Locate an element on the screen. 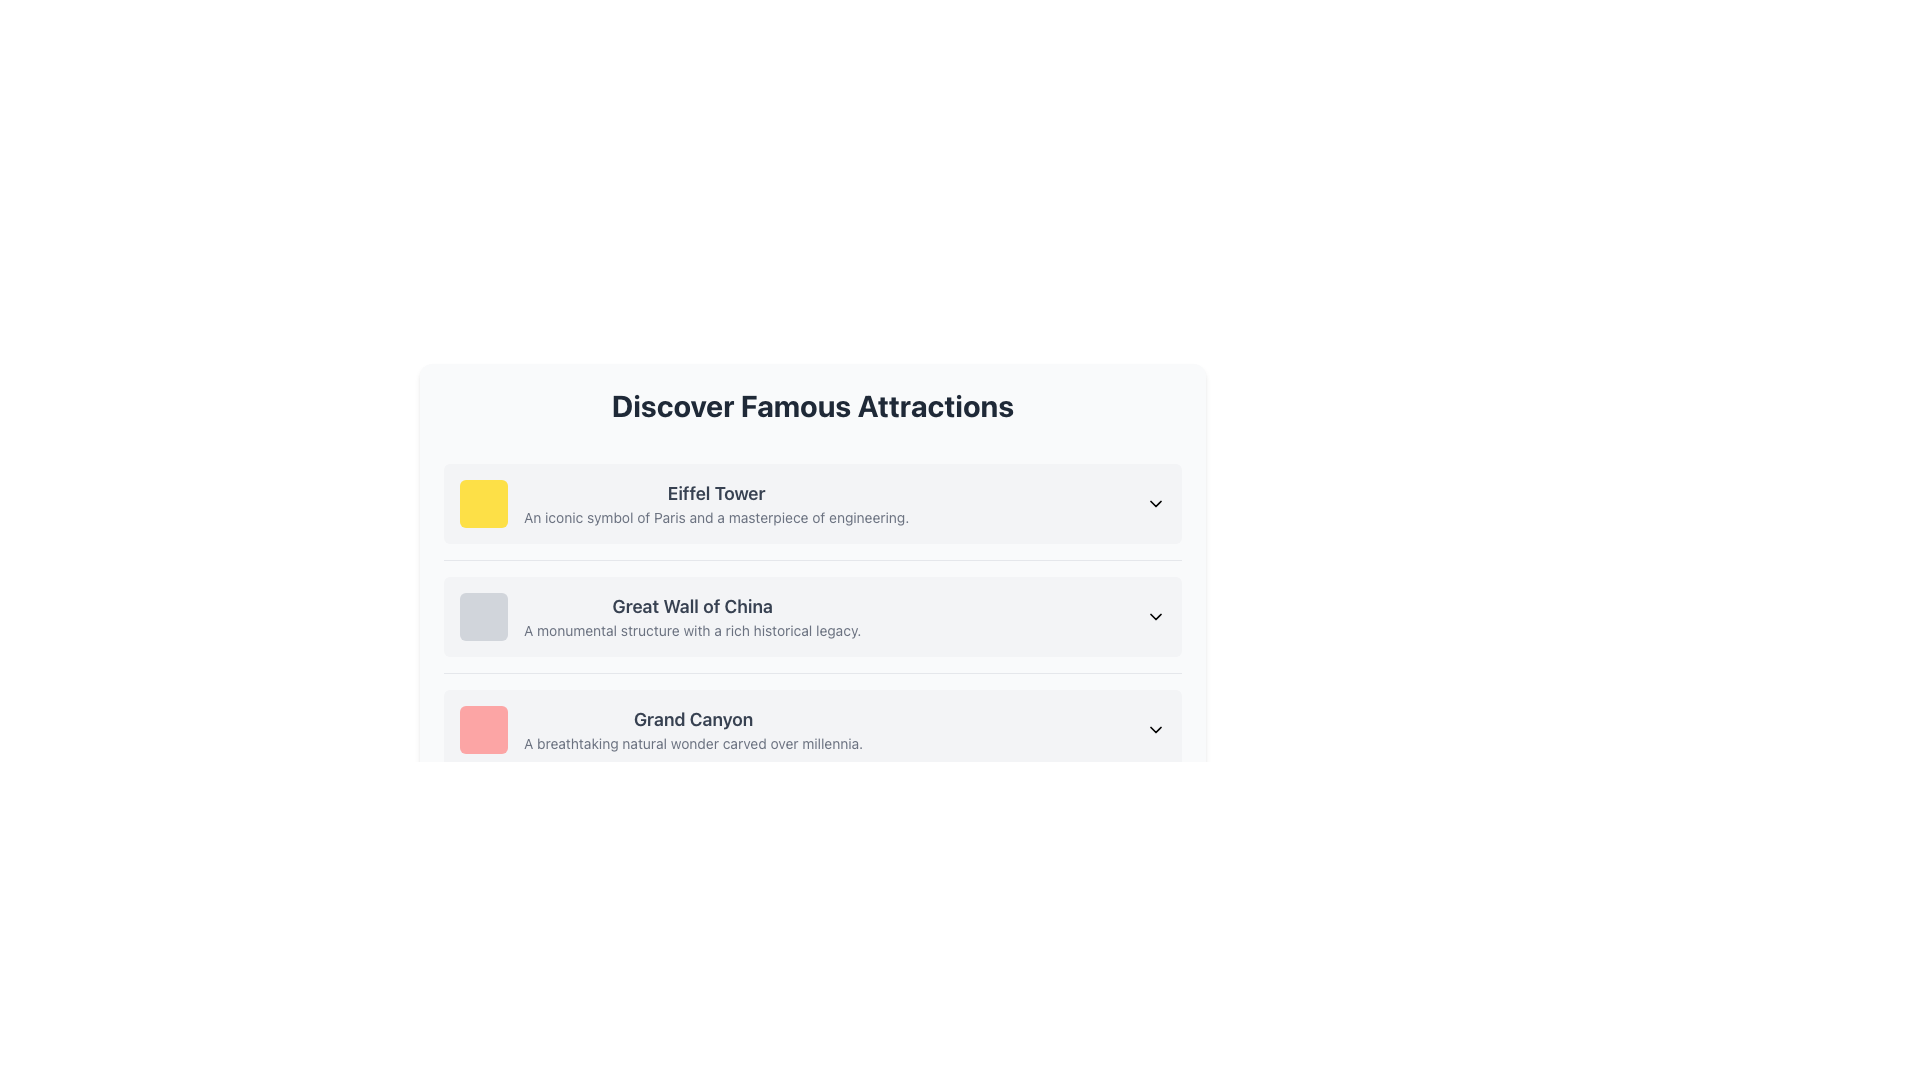  the text block titled 'Eiffel Tower' which is the first entry in the list under 'Discover Famous Attractions' is located at coordinates (716, 503).